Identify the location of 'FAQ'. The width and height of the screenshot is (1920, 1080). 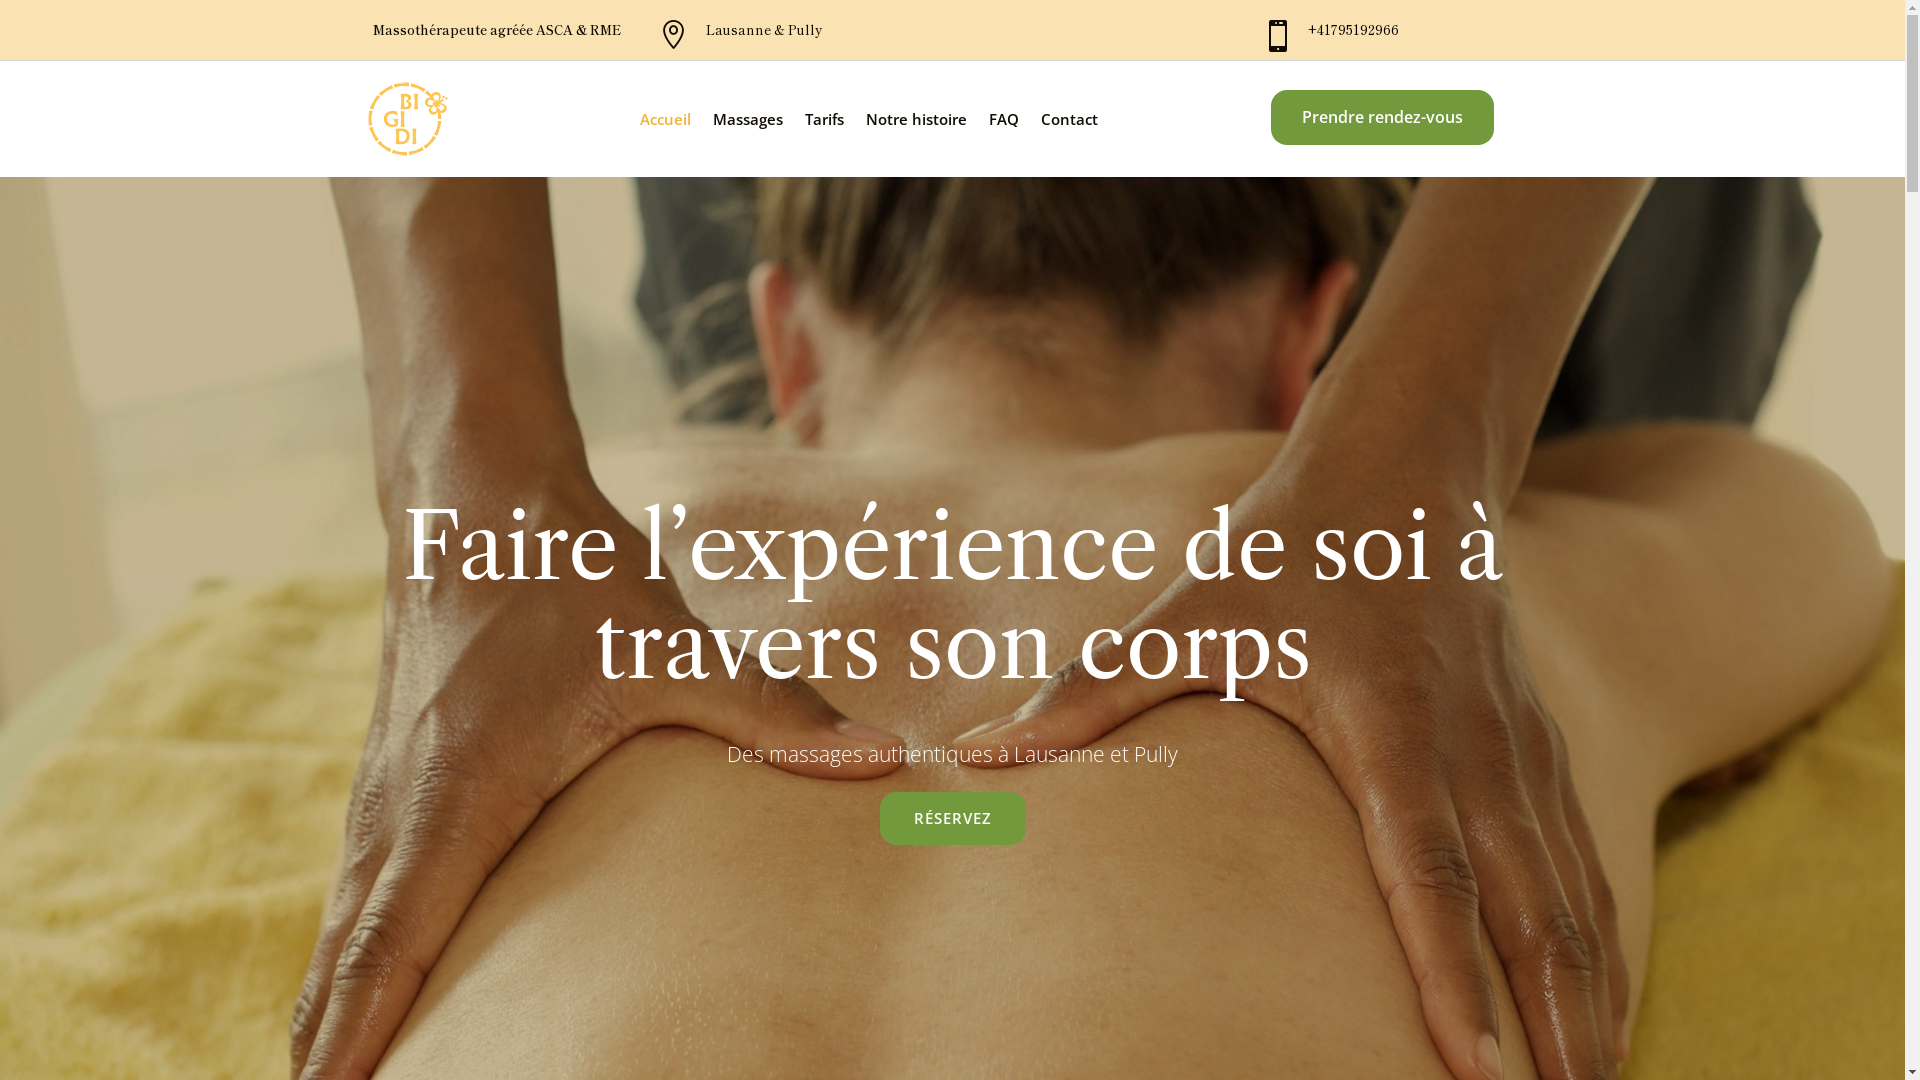
(1003, 119).